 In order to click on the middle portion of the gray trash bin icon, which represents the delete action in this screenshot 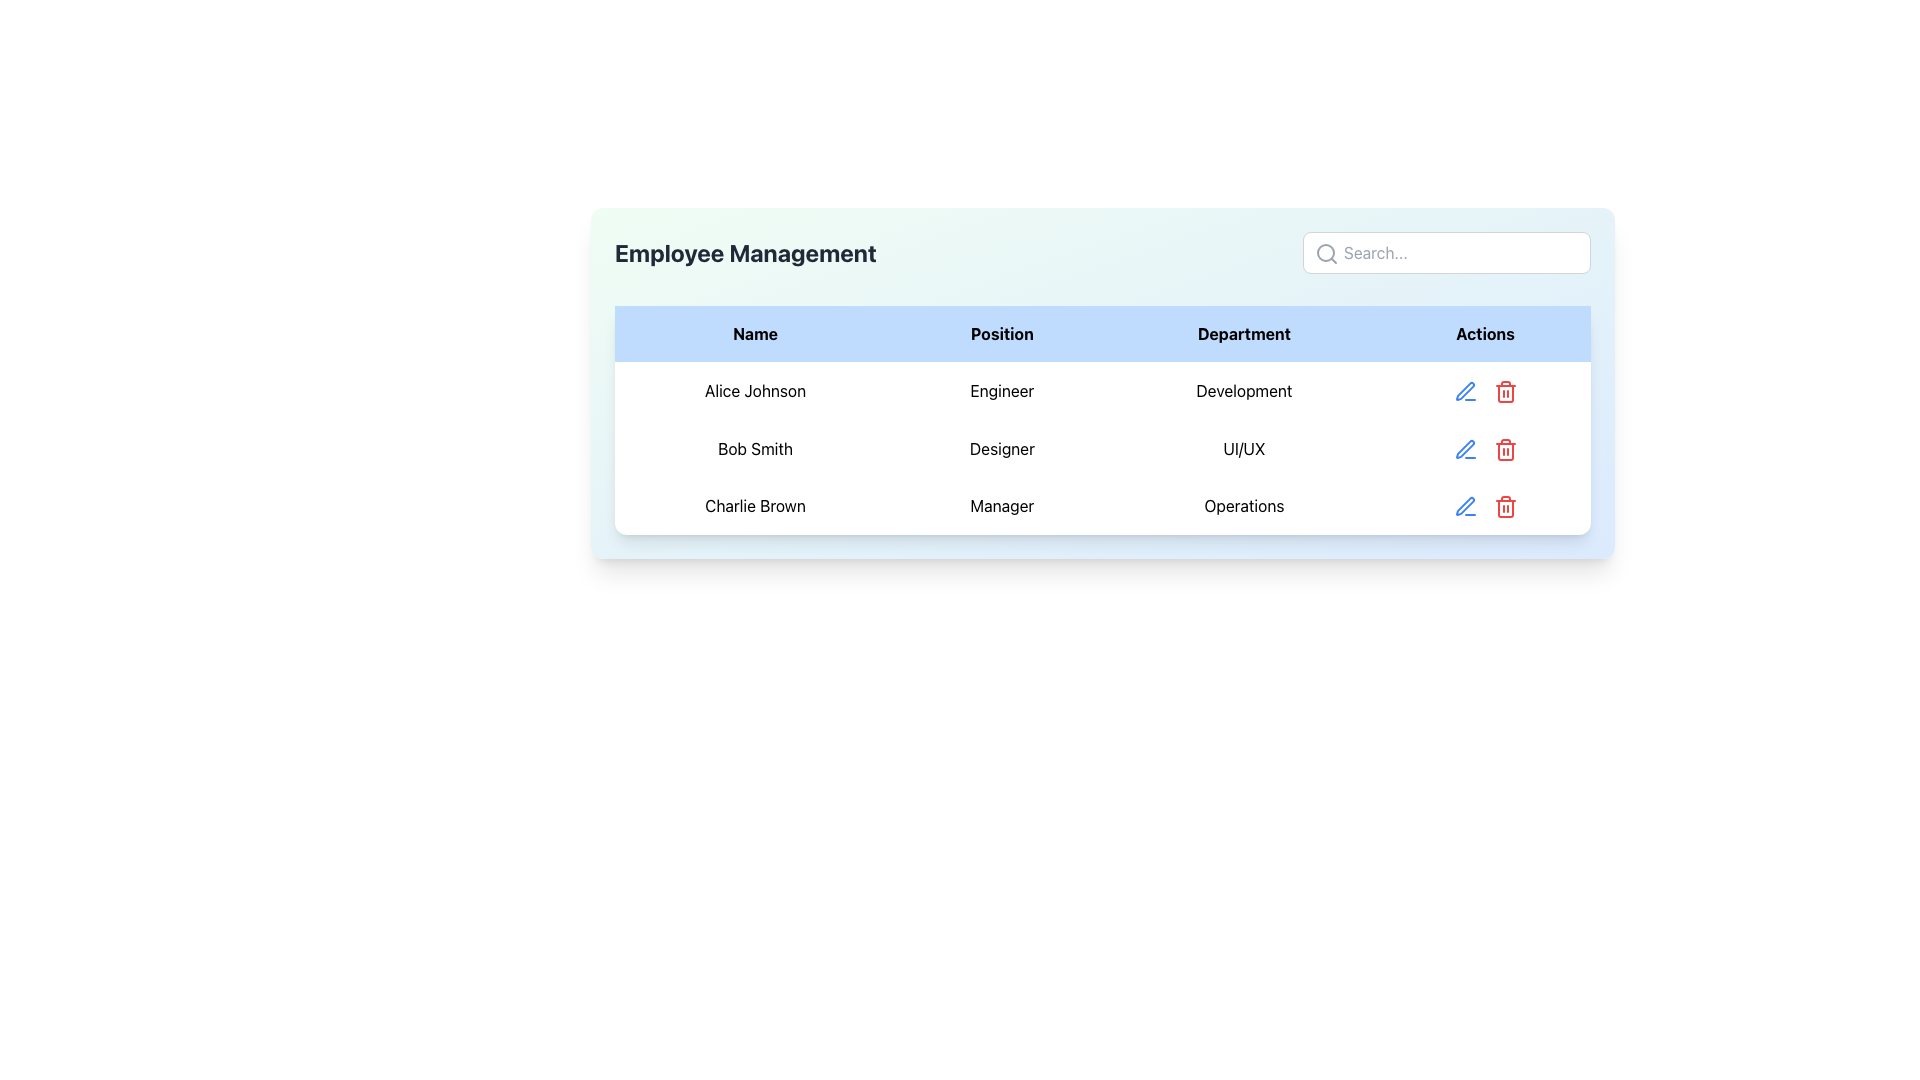, I will do `click(1505, 393)`.